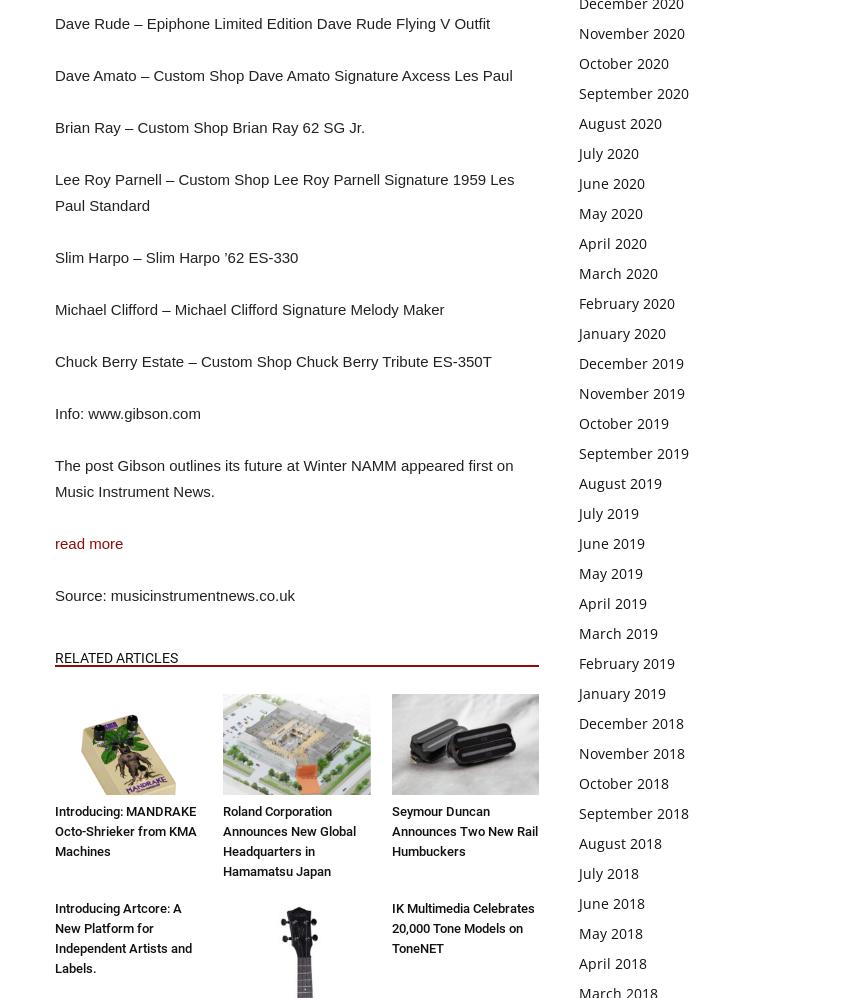  What do you see at coordinates (579, 392) in the screenshot?
I see `'November 2019'` at bounding box center [579, 392].